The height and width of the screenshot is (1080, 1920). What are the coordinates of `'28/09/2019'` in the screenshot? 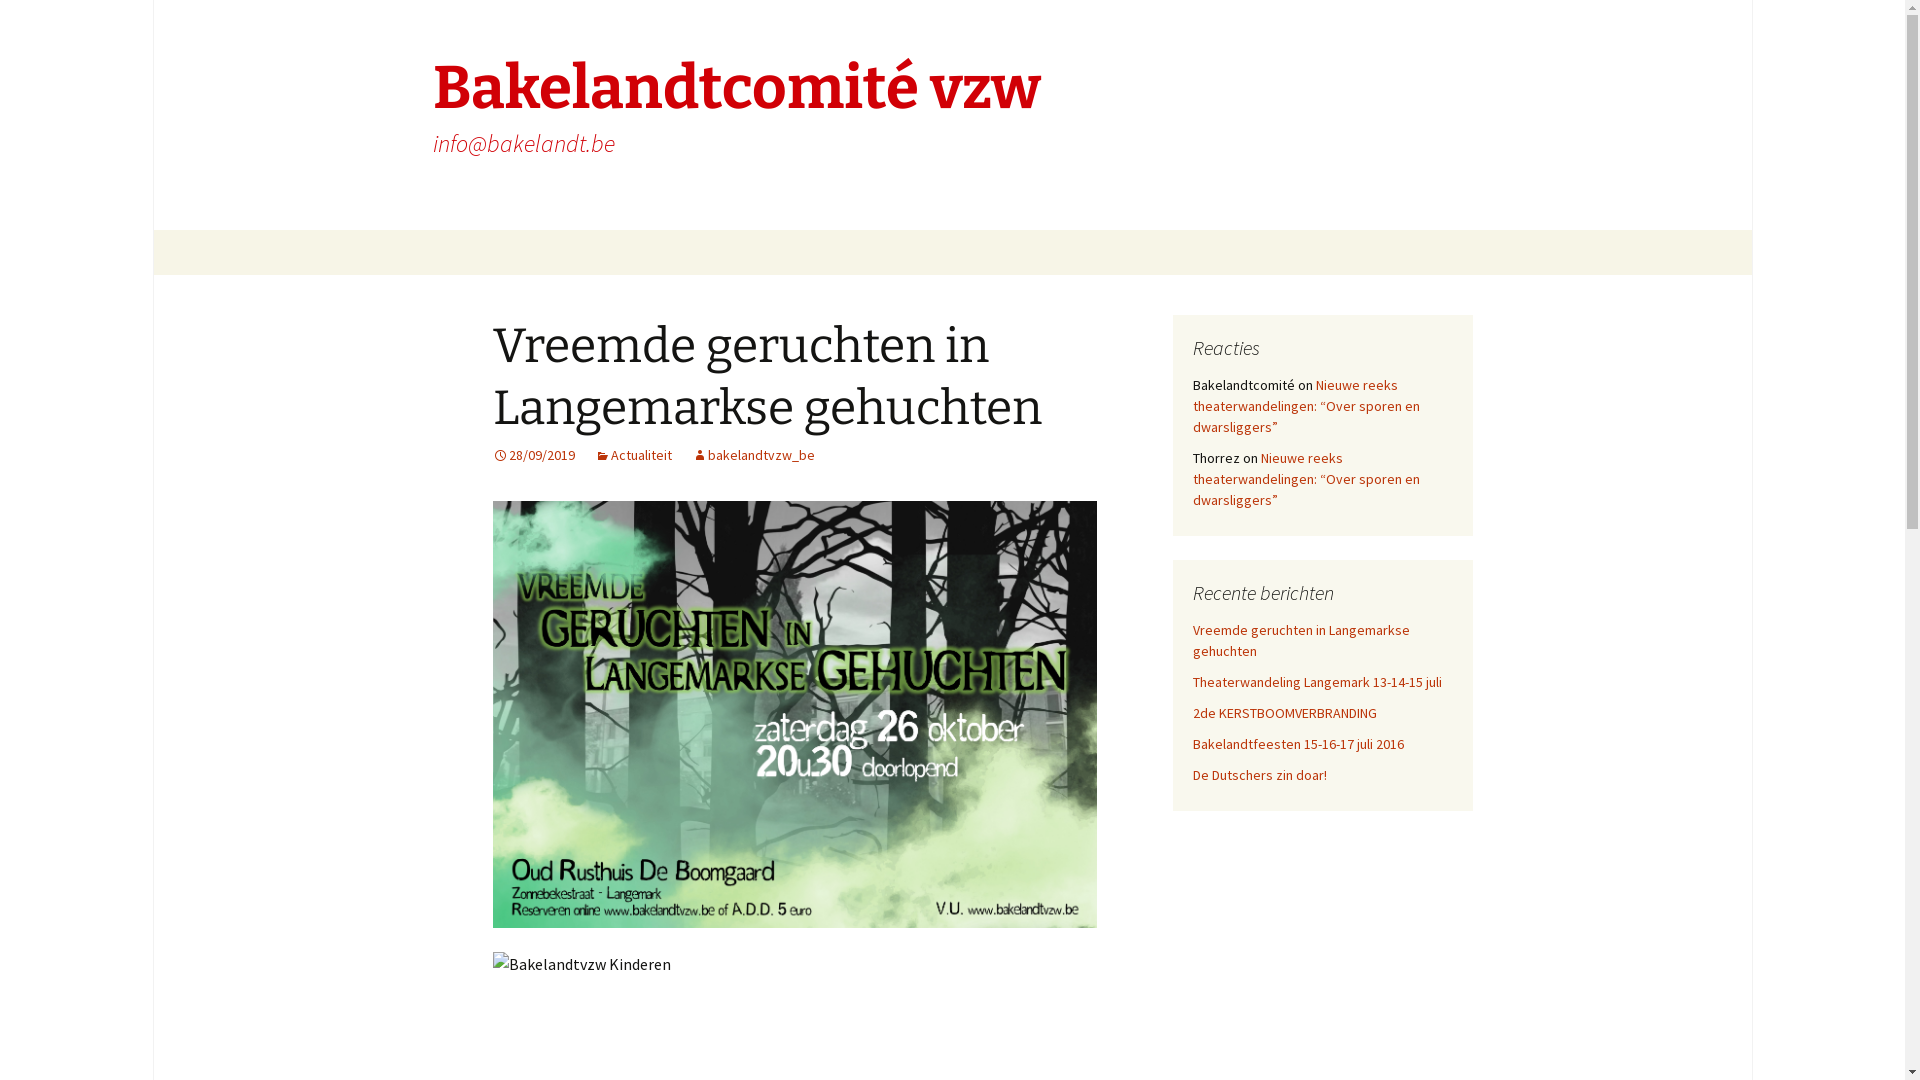 It's located at (532, 455).